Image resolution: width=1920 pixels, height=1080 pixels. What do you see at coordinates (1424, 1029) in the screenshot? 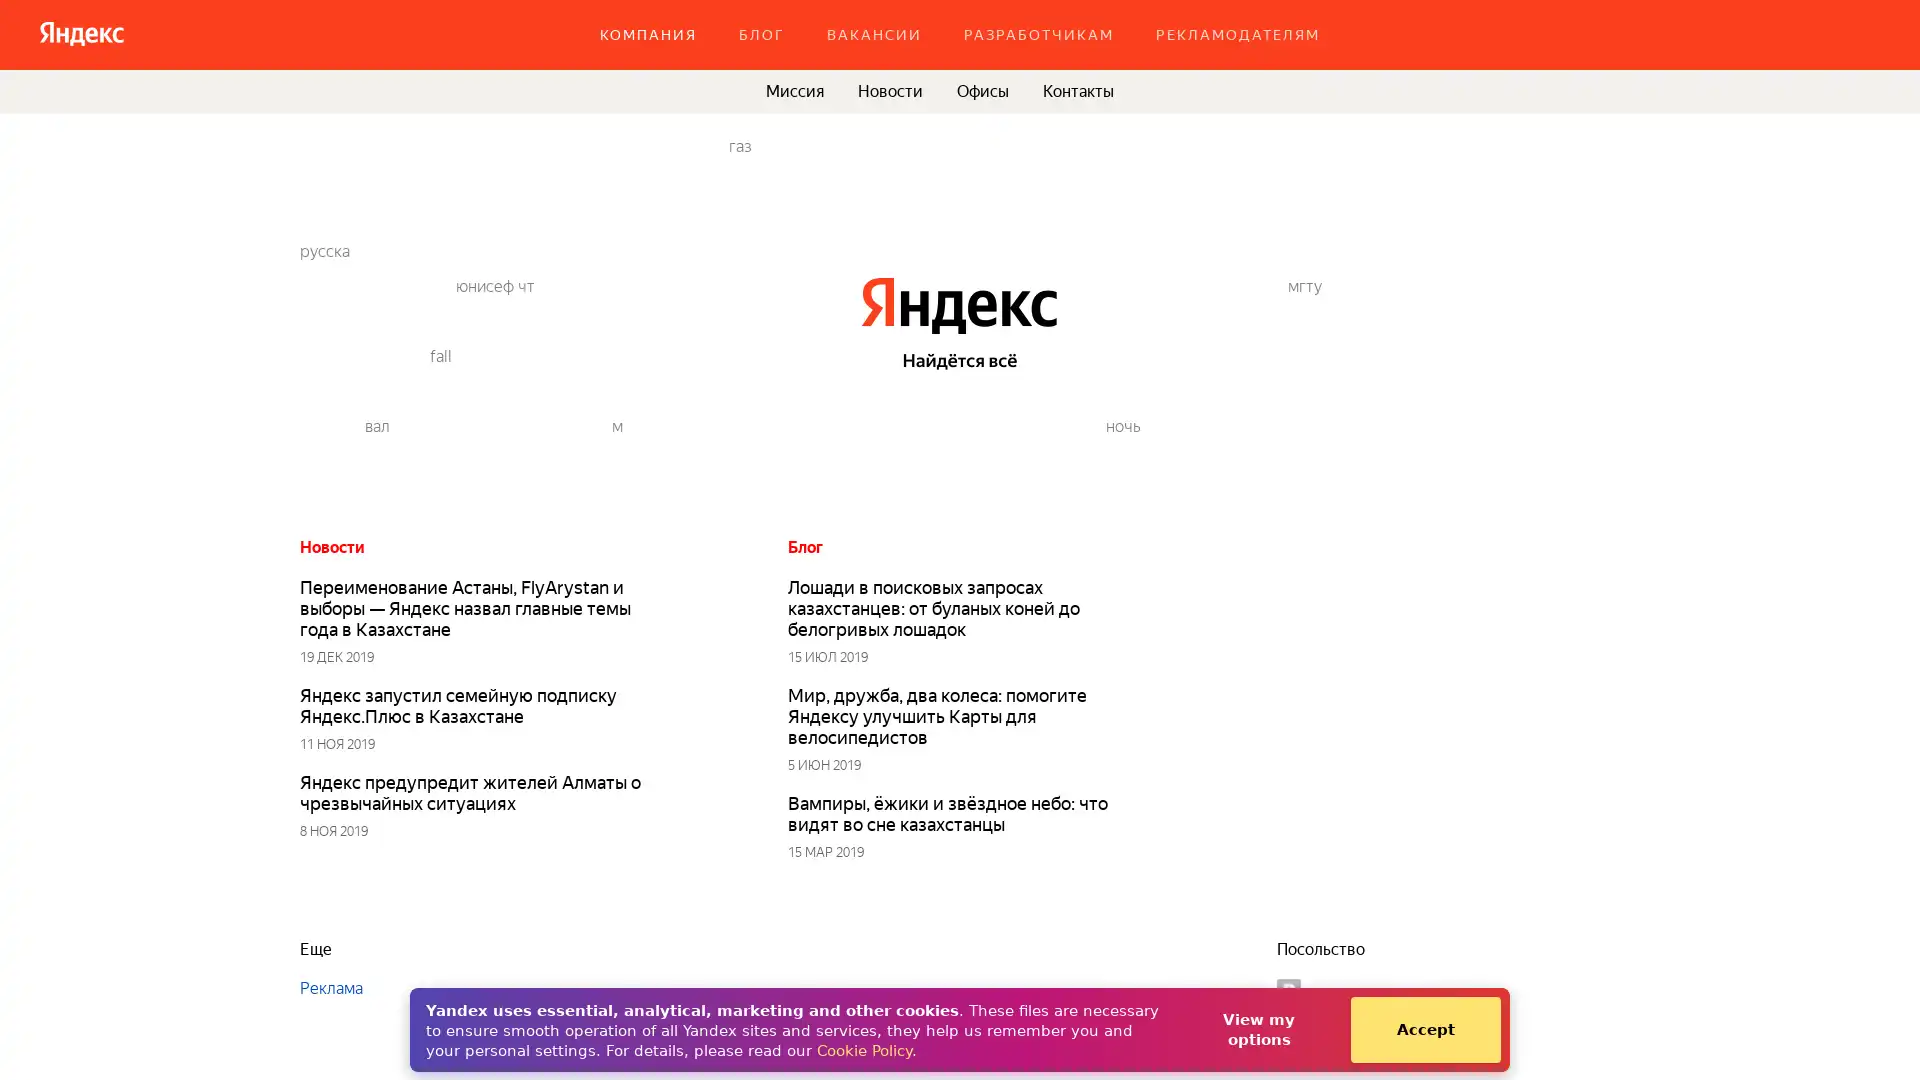
I see `Accept` at bounding box center [1424, 1029].